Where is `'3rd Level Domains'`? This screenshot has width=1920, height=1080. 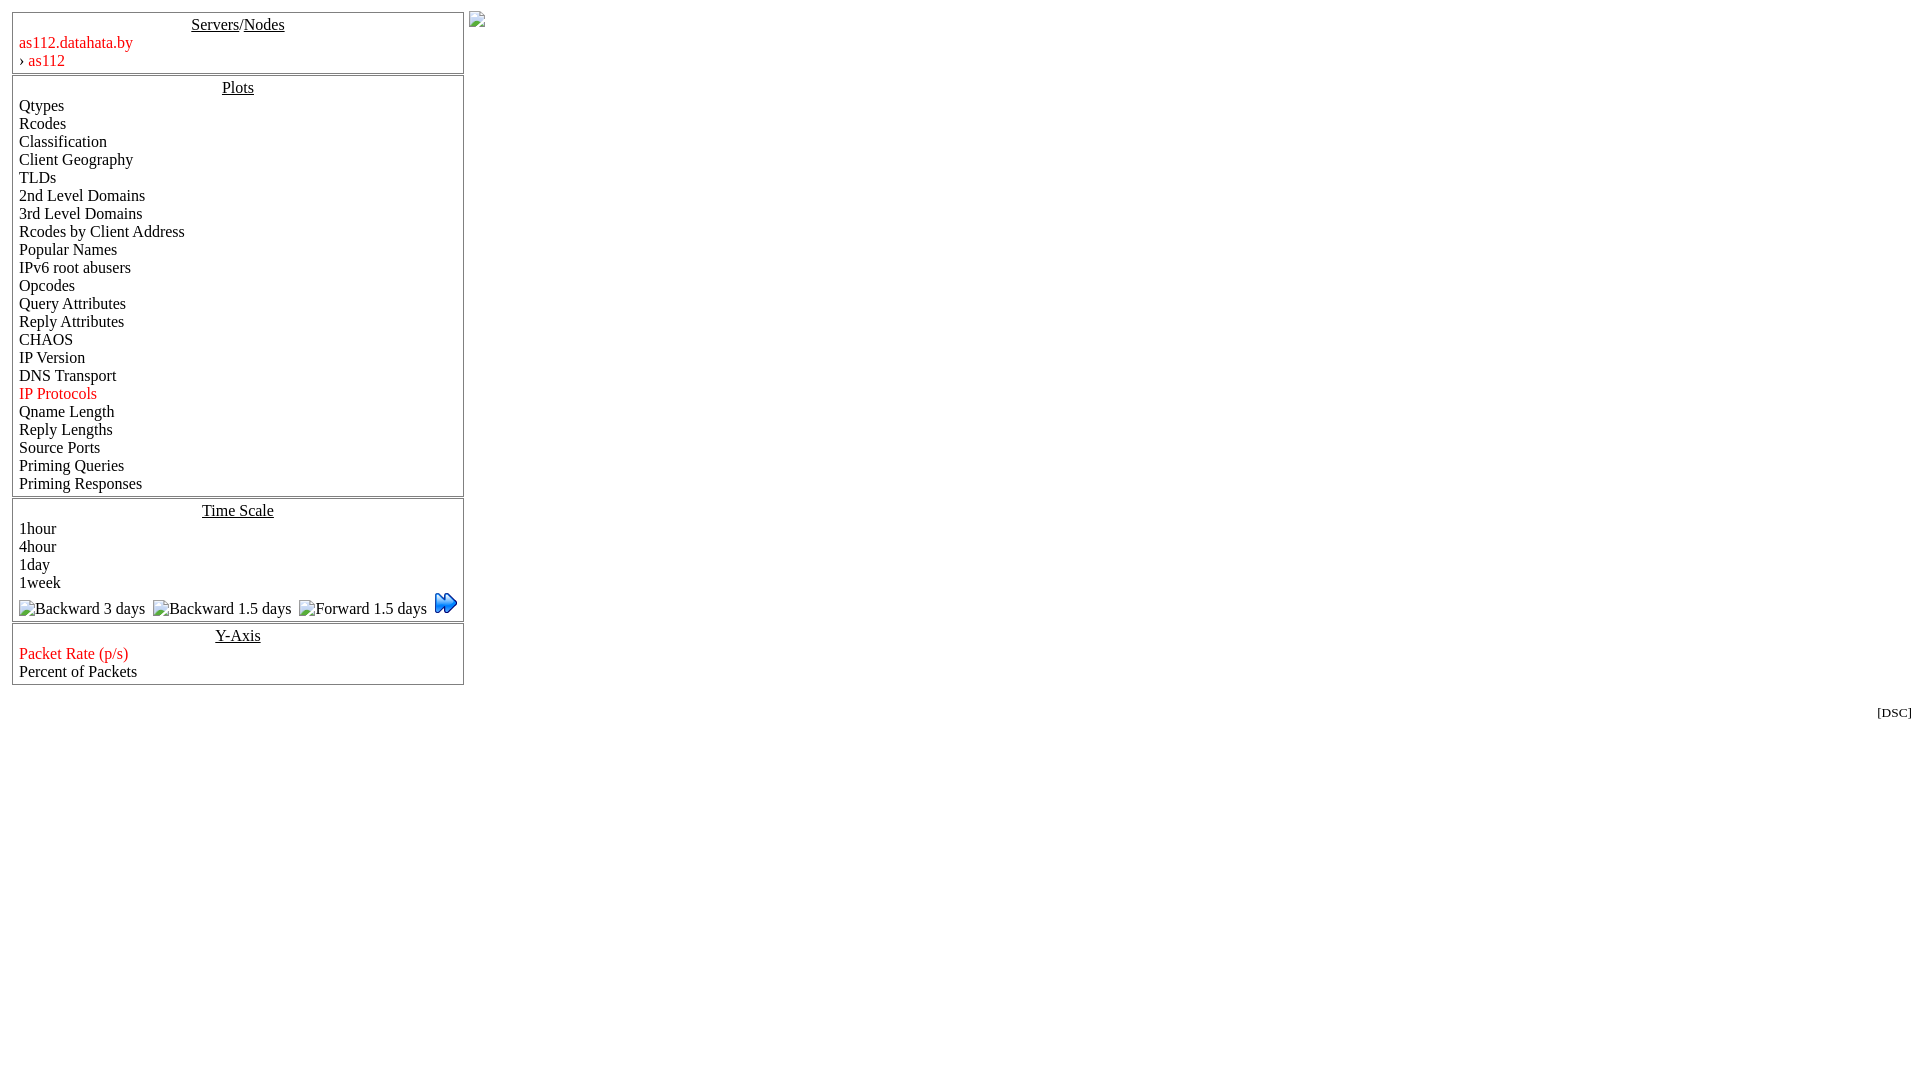 '3rd Level Domains' is located at coordinates (80, 213).